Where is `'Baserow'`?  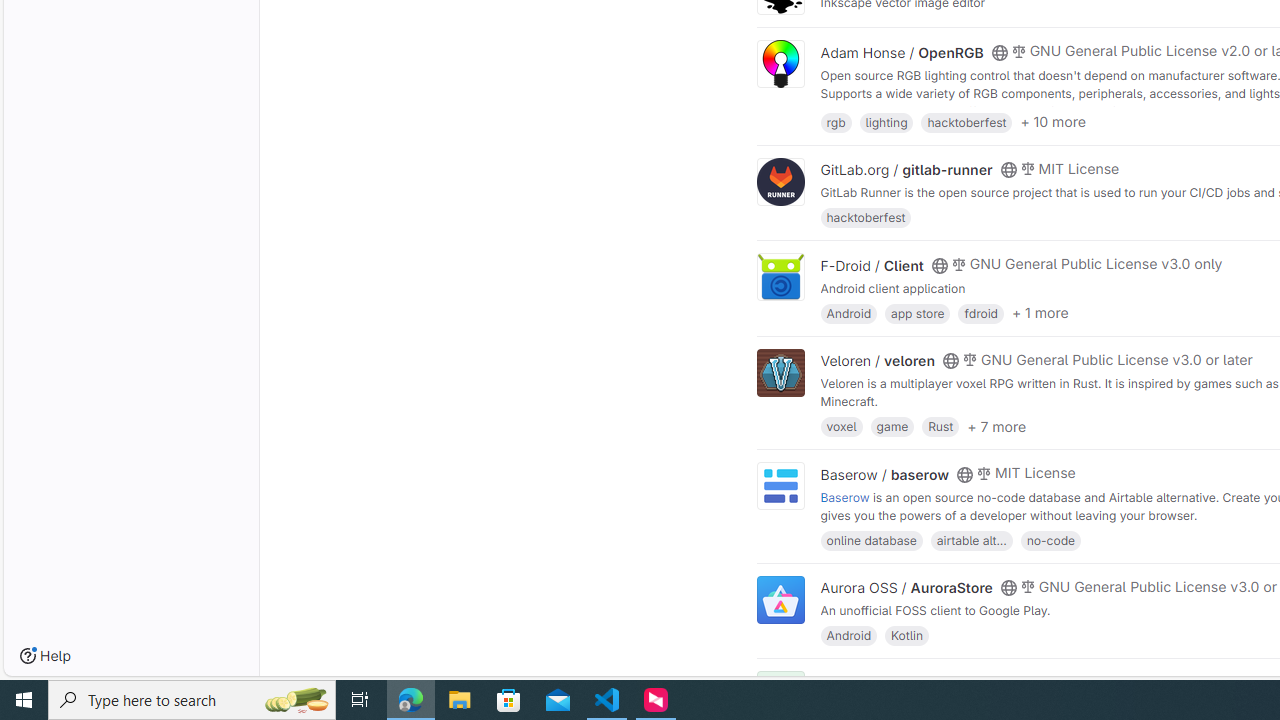
'Baserow' is located at coordinates (845, 495).